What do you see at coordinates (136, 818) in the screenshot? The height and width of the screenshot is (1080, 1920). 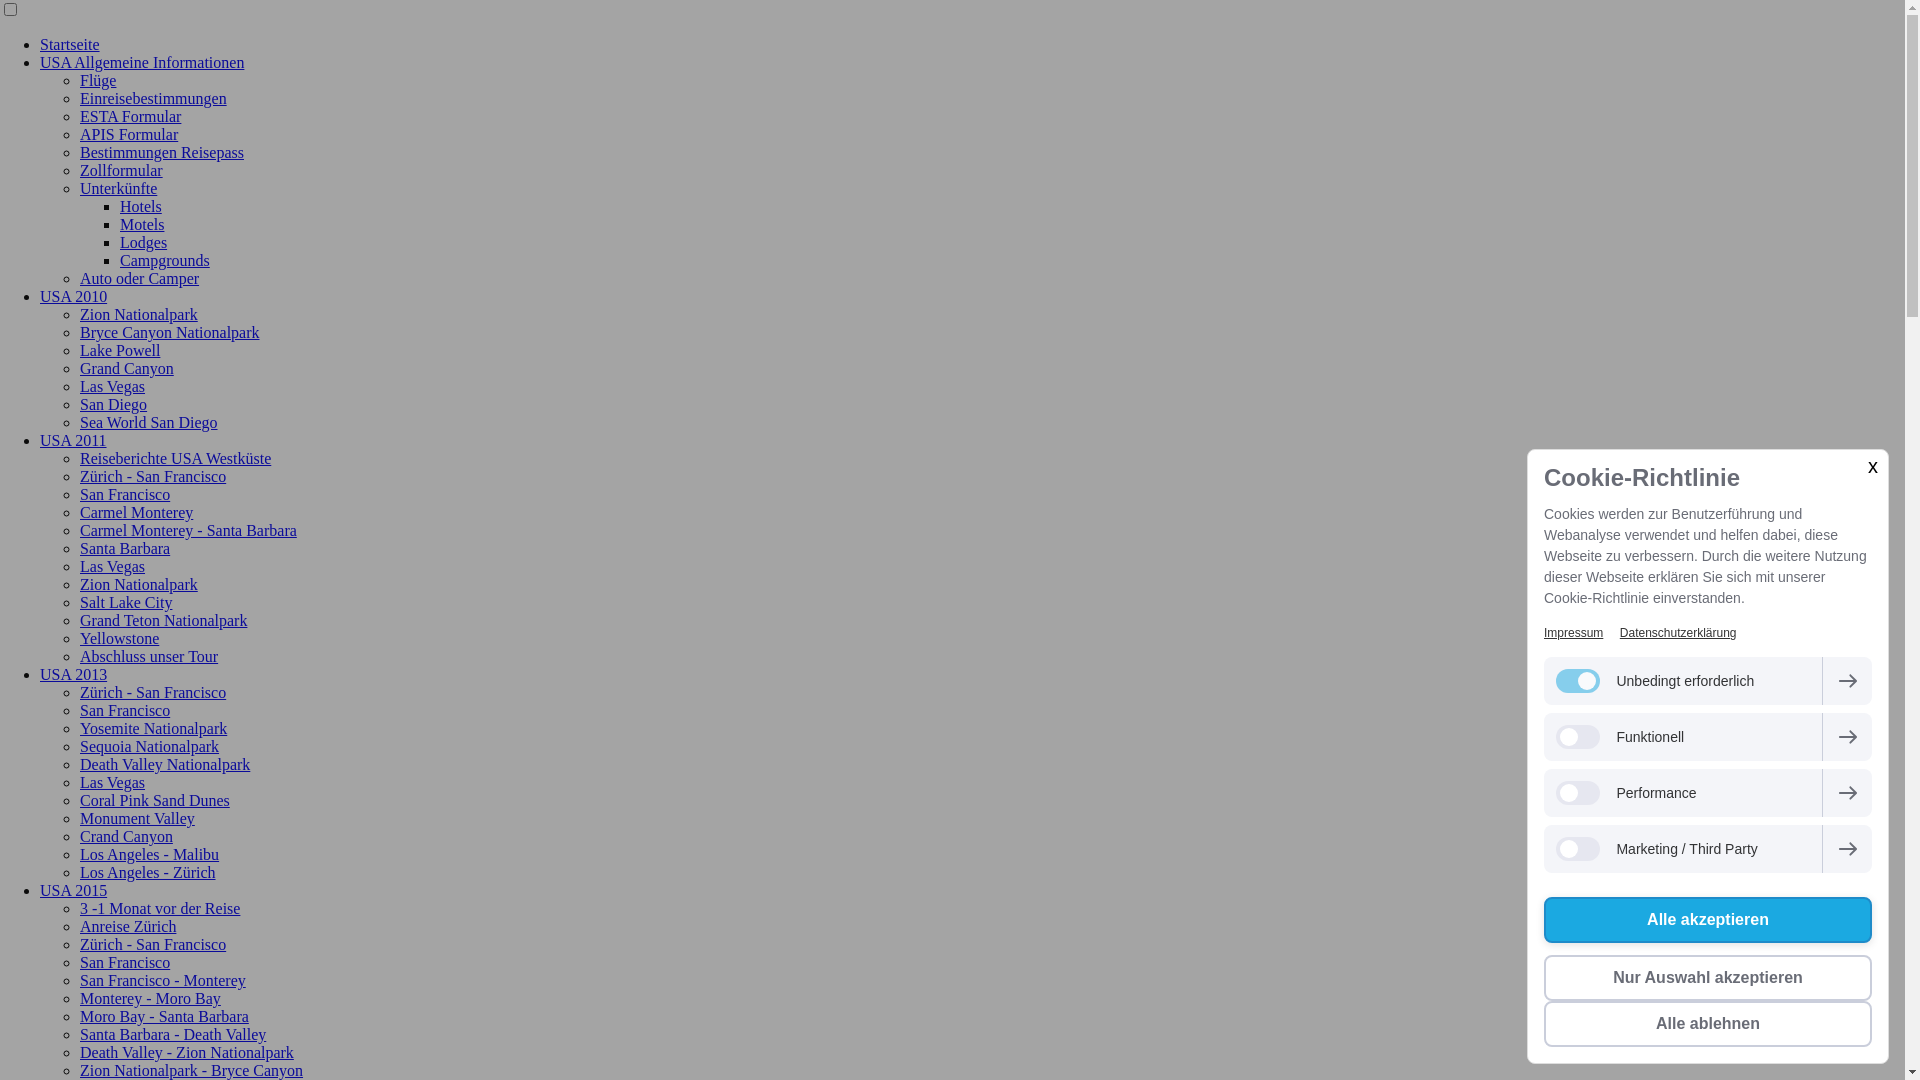 I see `'Monument Valley'` at bounding box center [136, 818].